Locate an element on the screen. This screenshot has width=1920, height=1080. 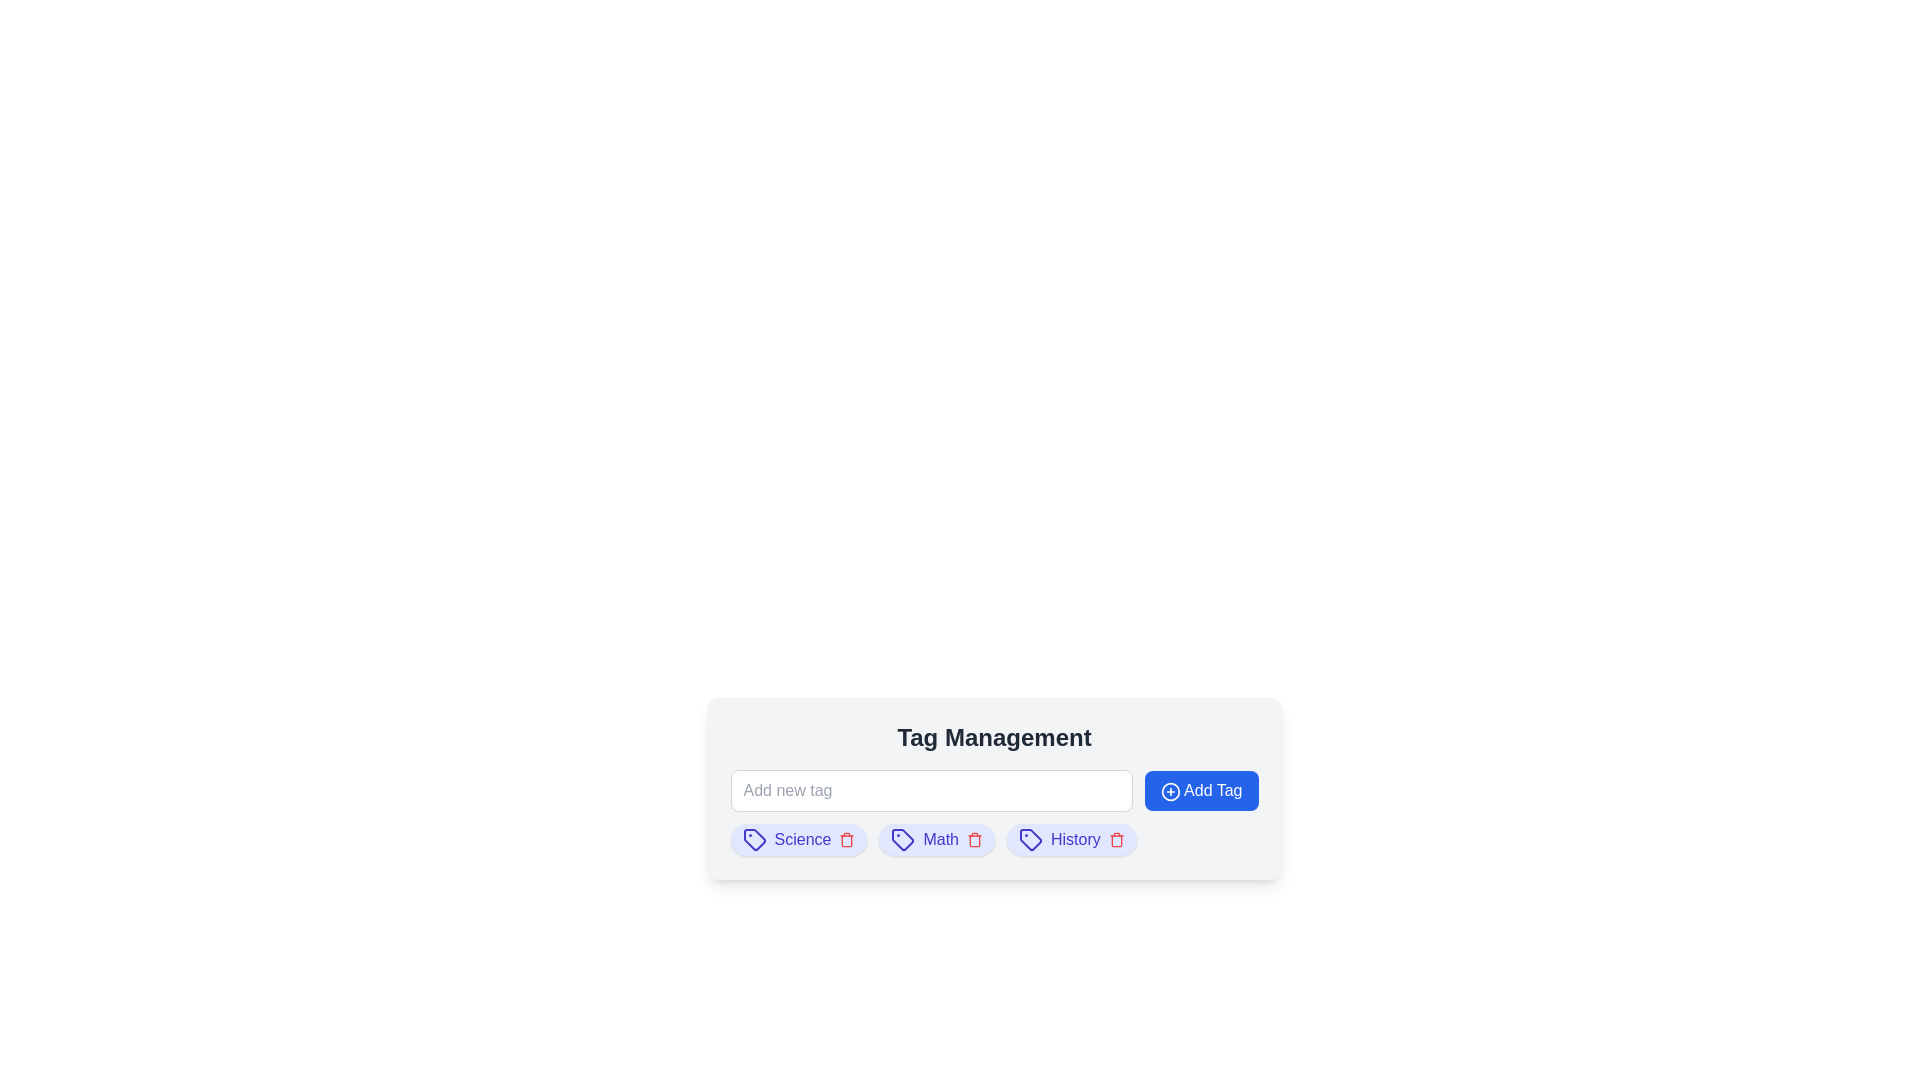
the blue outlined tag icon with a circular detail located to the left of the 'History' text is located at coordinates (1031, 840).